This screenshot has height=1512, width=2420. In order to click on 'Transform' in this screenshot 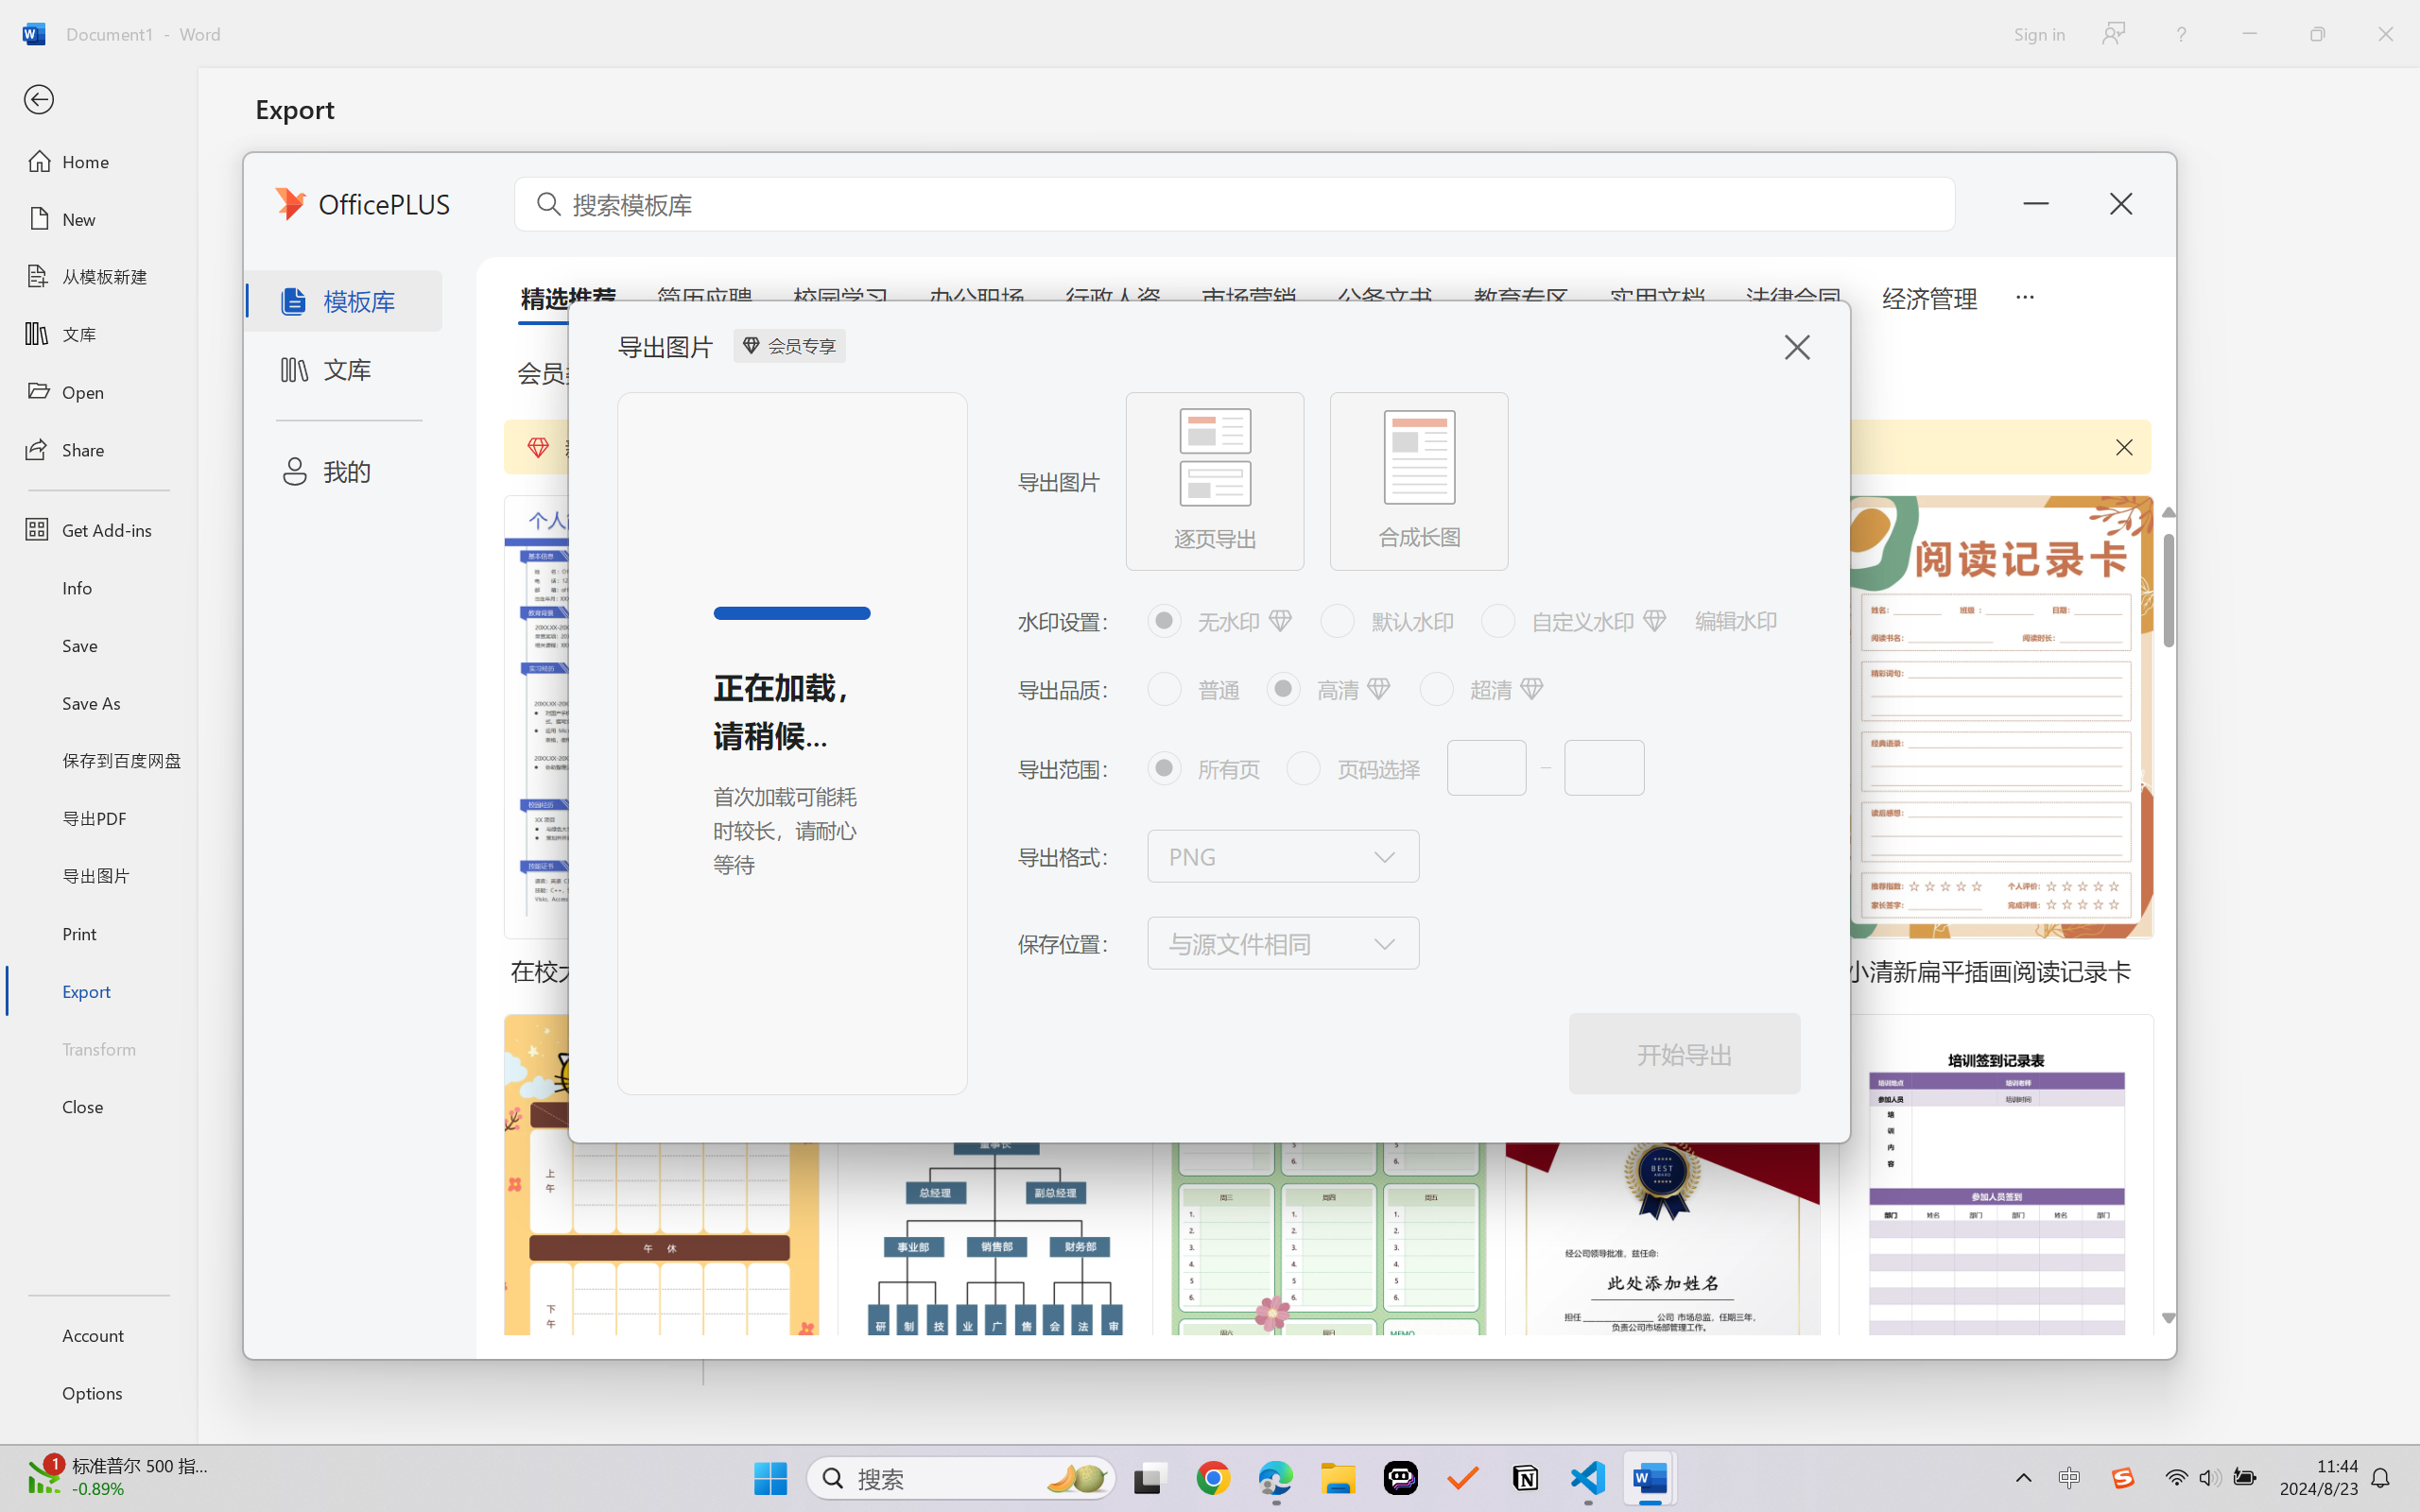, I will do `click(97, 1046)`.